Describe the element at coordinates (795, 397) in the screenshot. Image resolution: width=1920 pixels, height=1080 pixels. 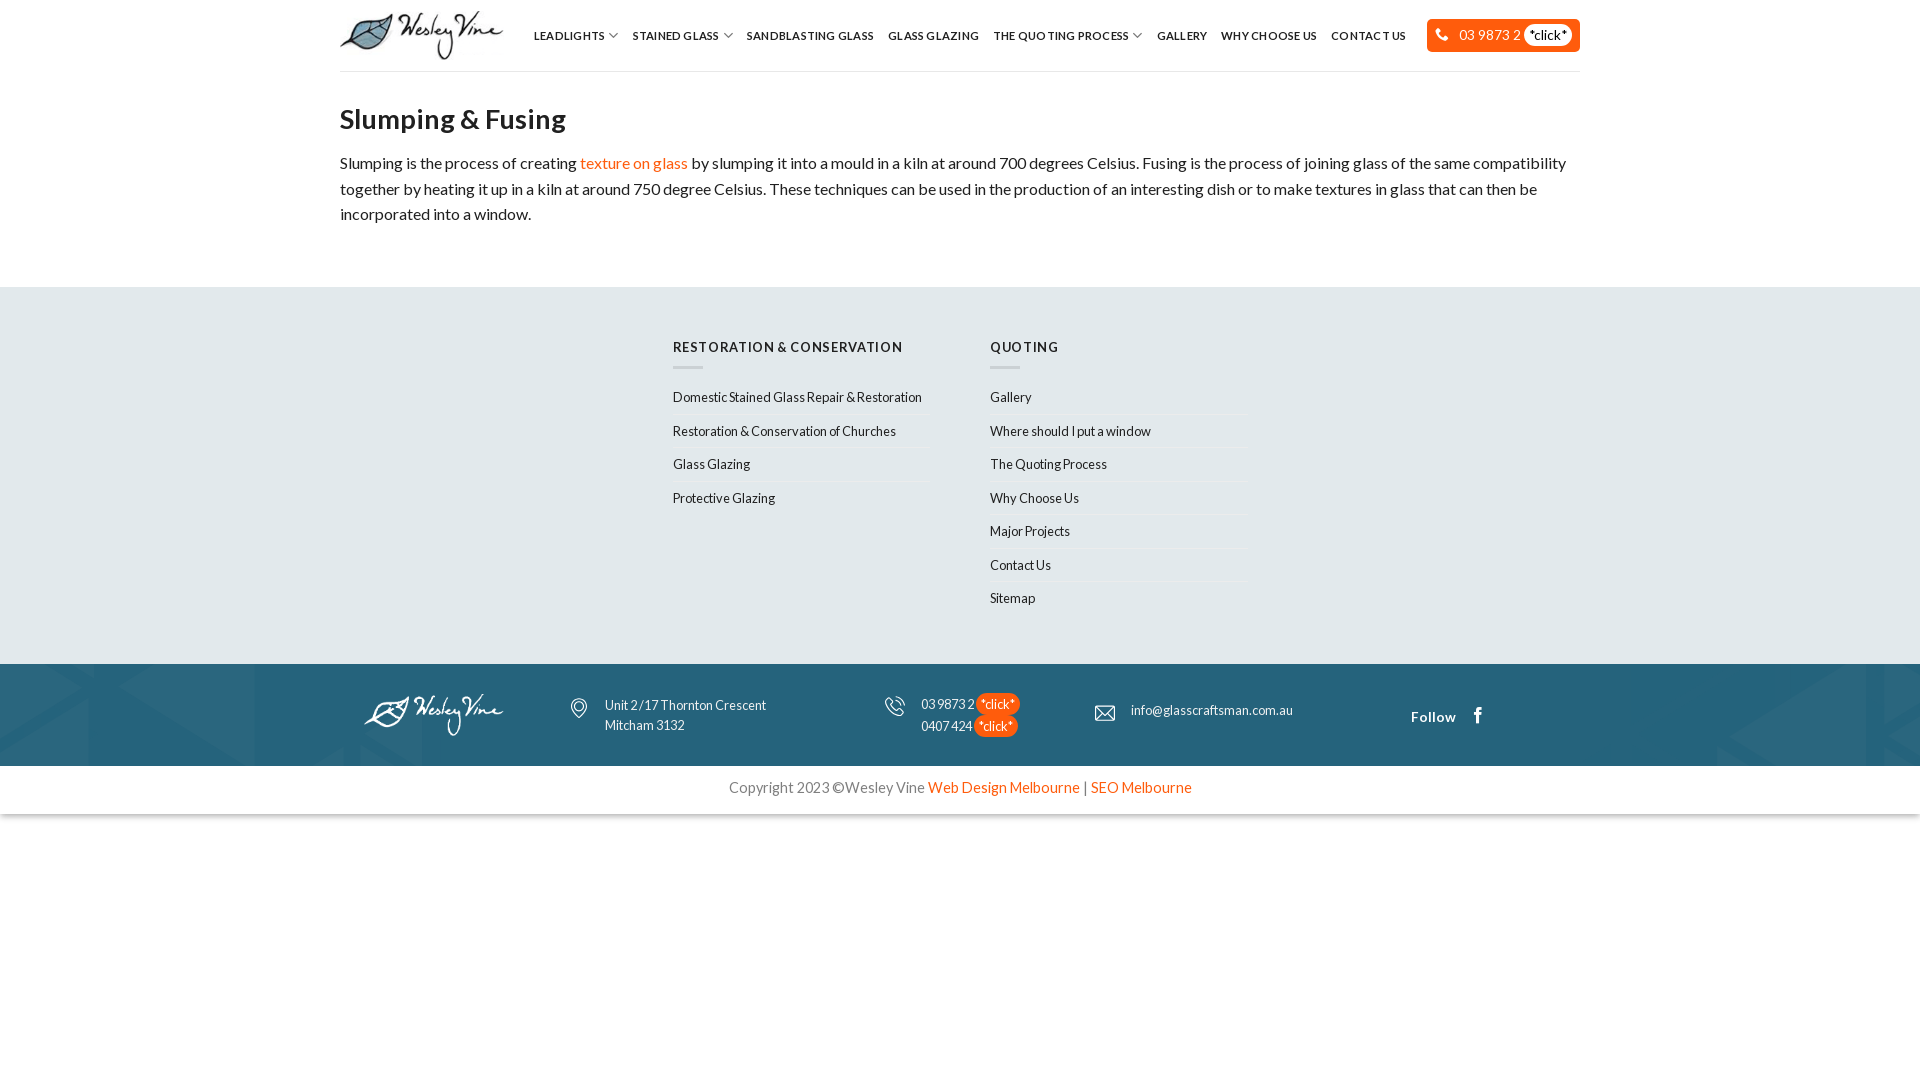
I see `'Domestic Stained Glass Repair & Restoration'` at that location.